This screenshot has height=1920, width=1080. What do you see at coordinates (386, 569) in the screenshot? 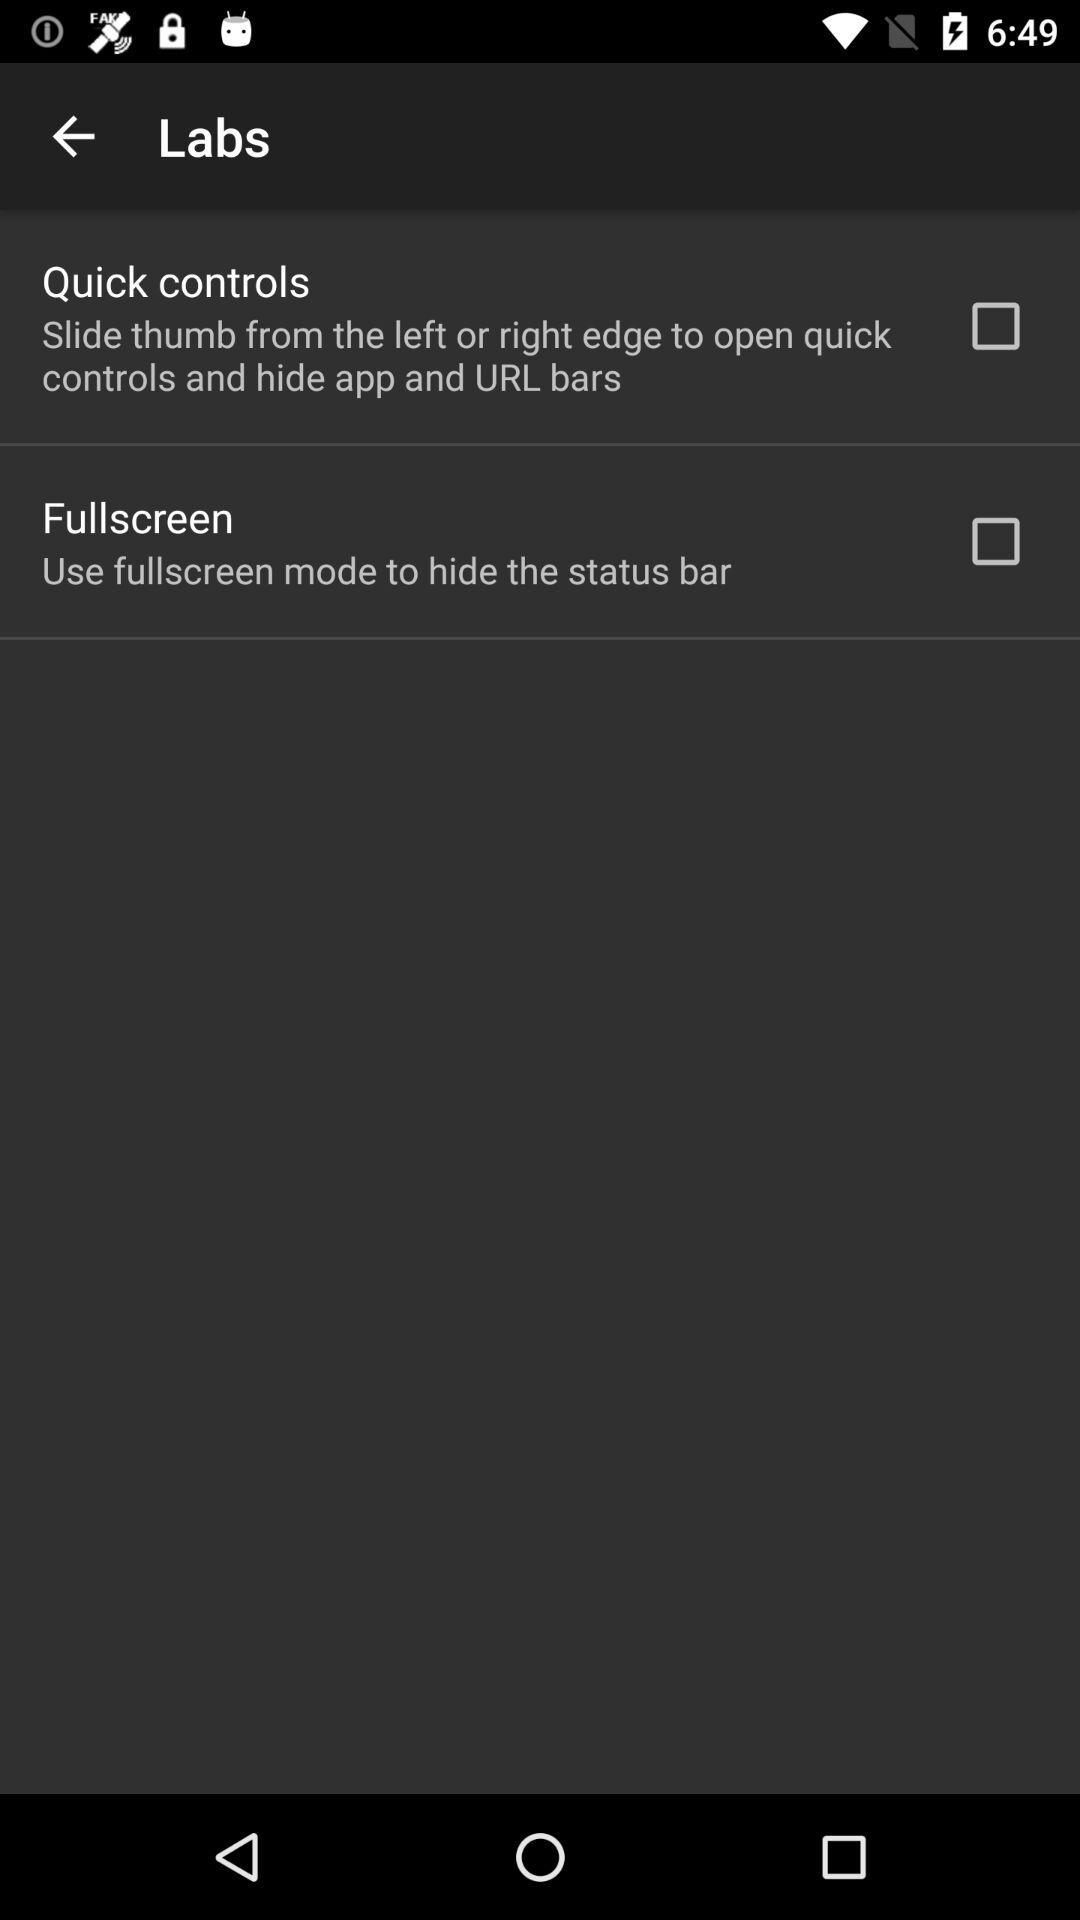
I see `the app below the fullscreen icon` at bounding box center [386, 569].